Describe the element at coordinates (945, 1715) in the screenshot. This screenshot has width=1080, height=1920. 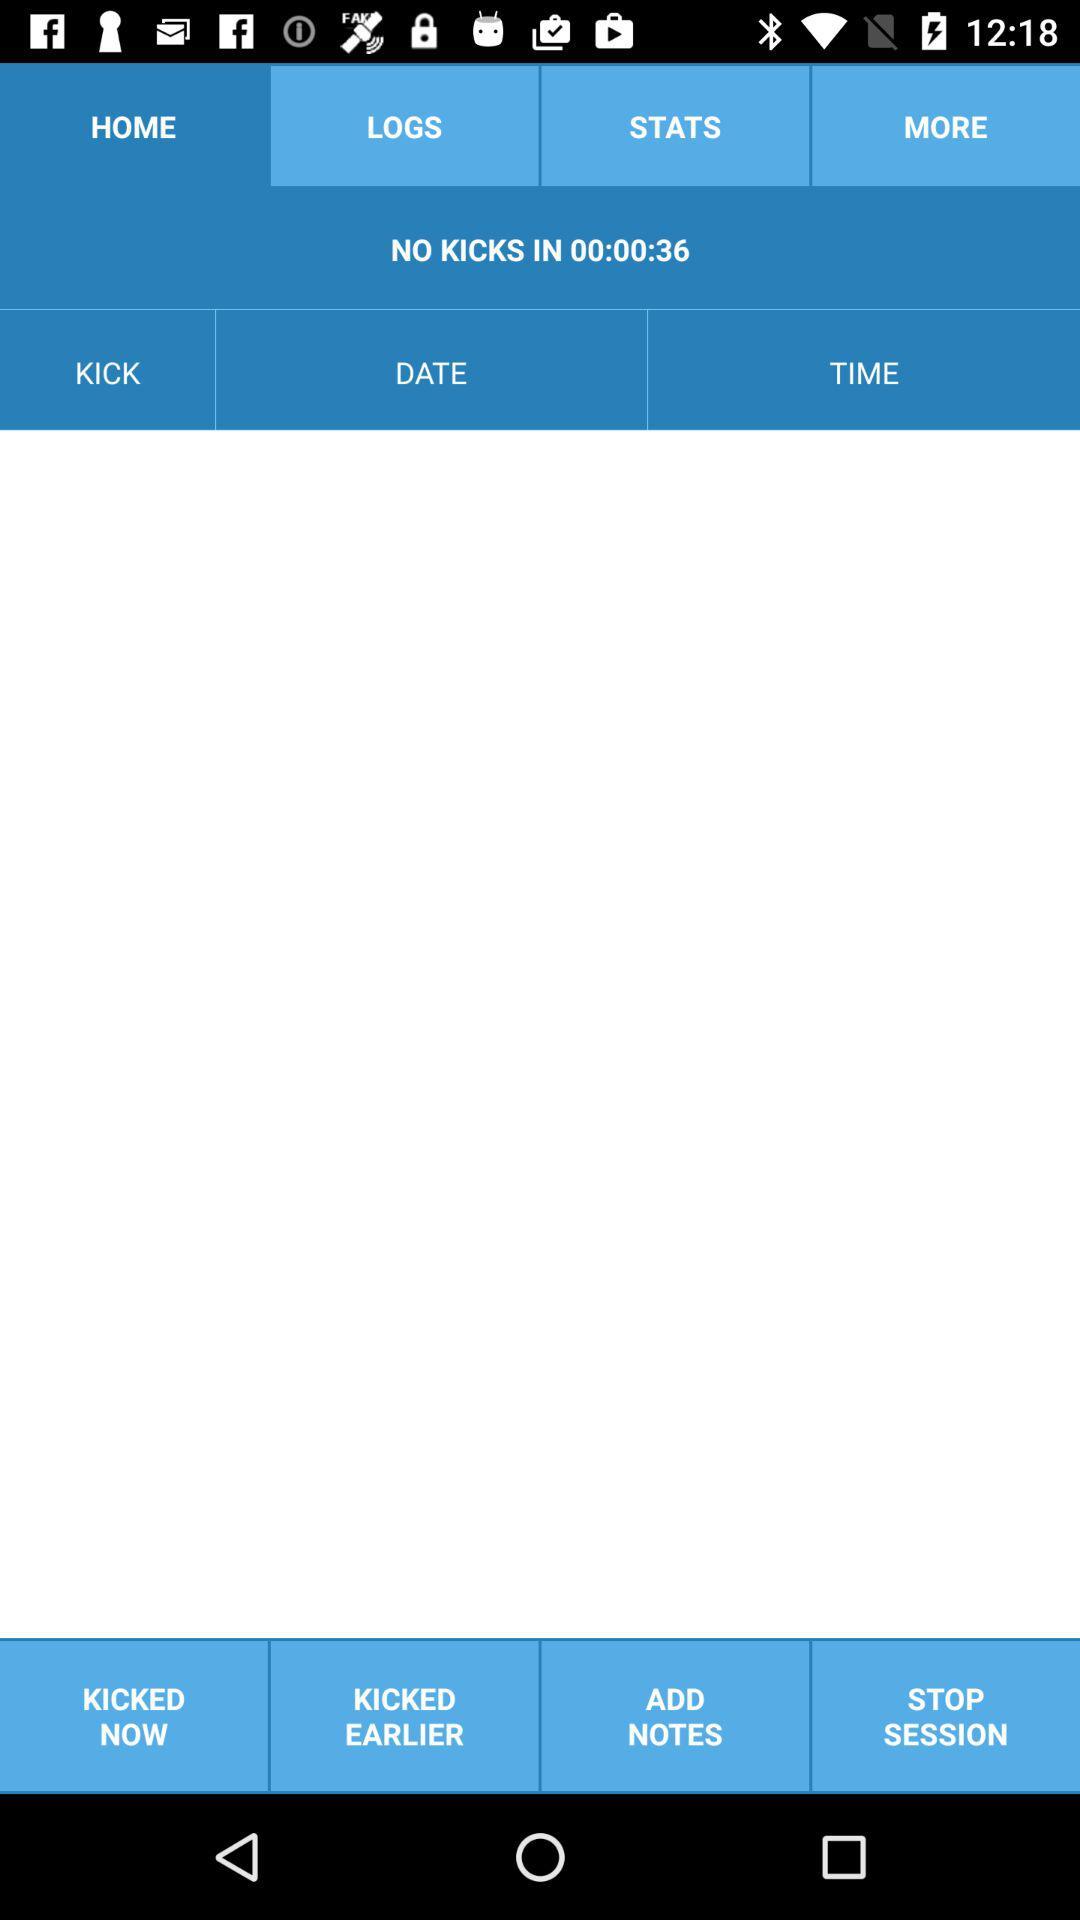
I see `stop` at that location.